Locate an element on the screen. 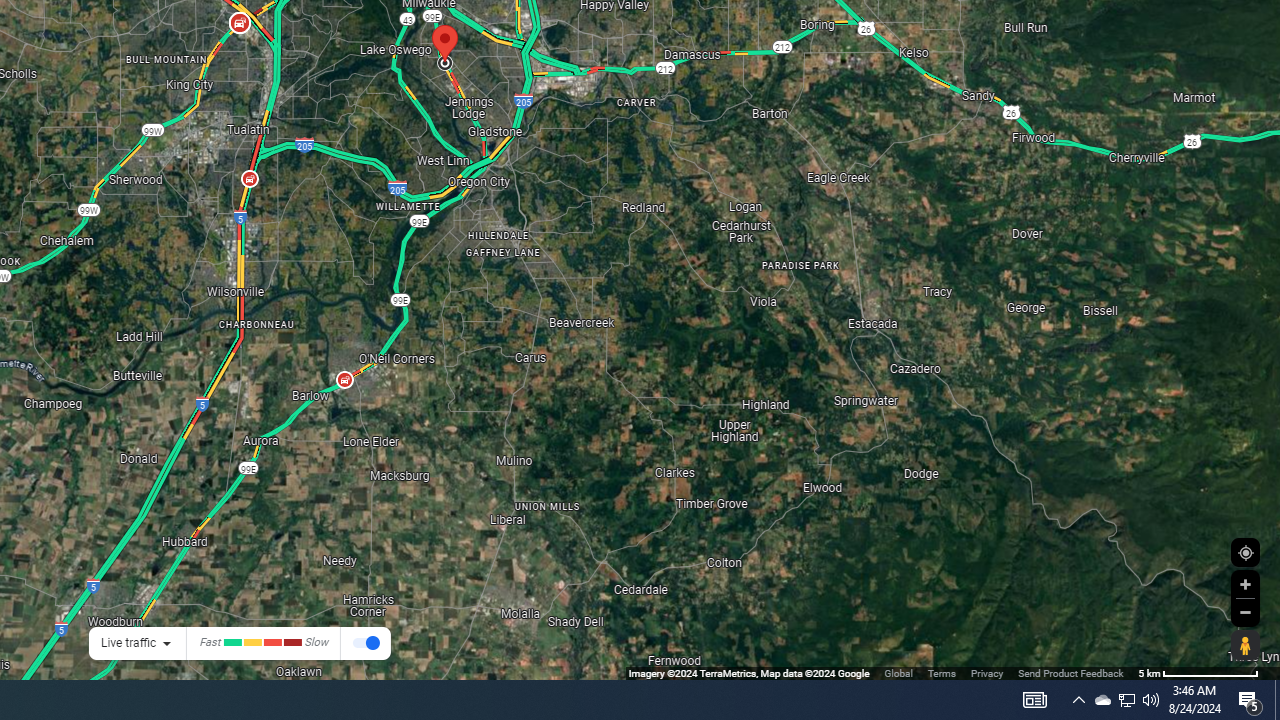 The width and height of the screenshot is (1280, 720). 'Show Your Location' is located at coordinates (1244, 552).